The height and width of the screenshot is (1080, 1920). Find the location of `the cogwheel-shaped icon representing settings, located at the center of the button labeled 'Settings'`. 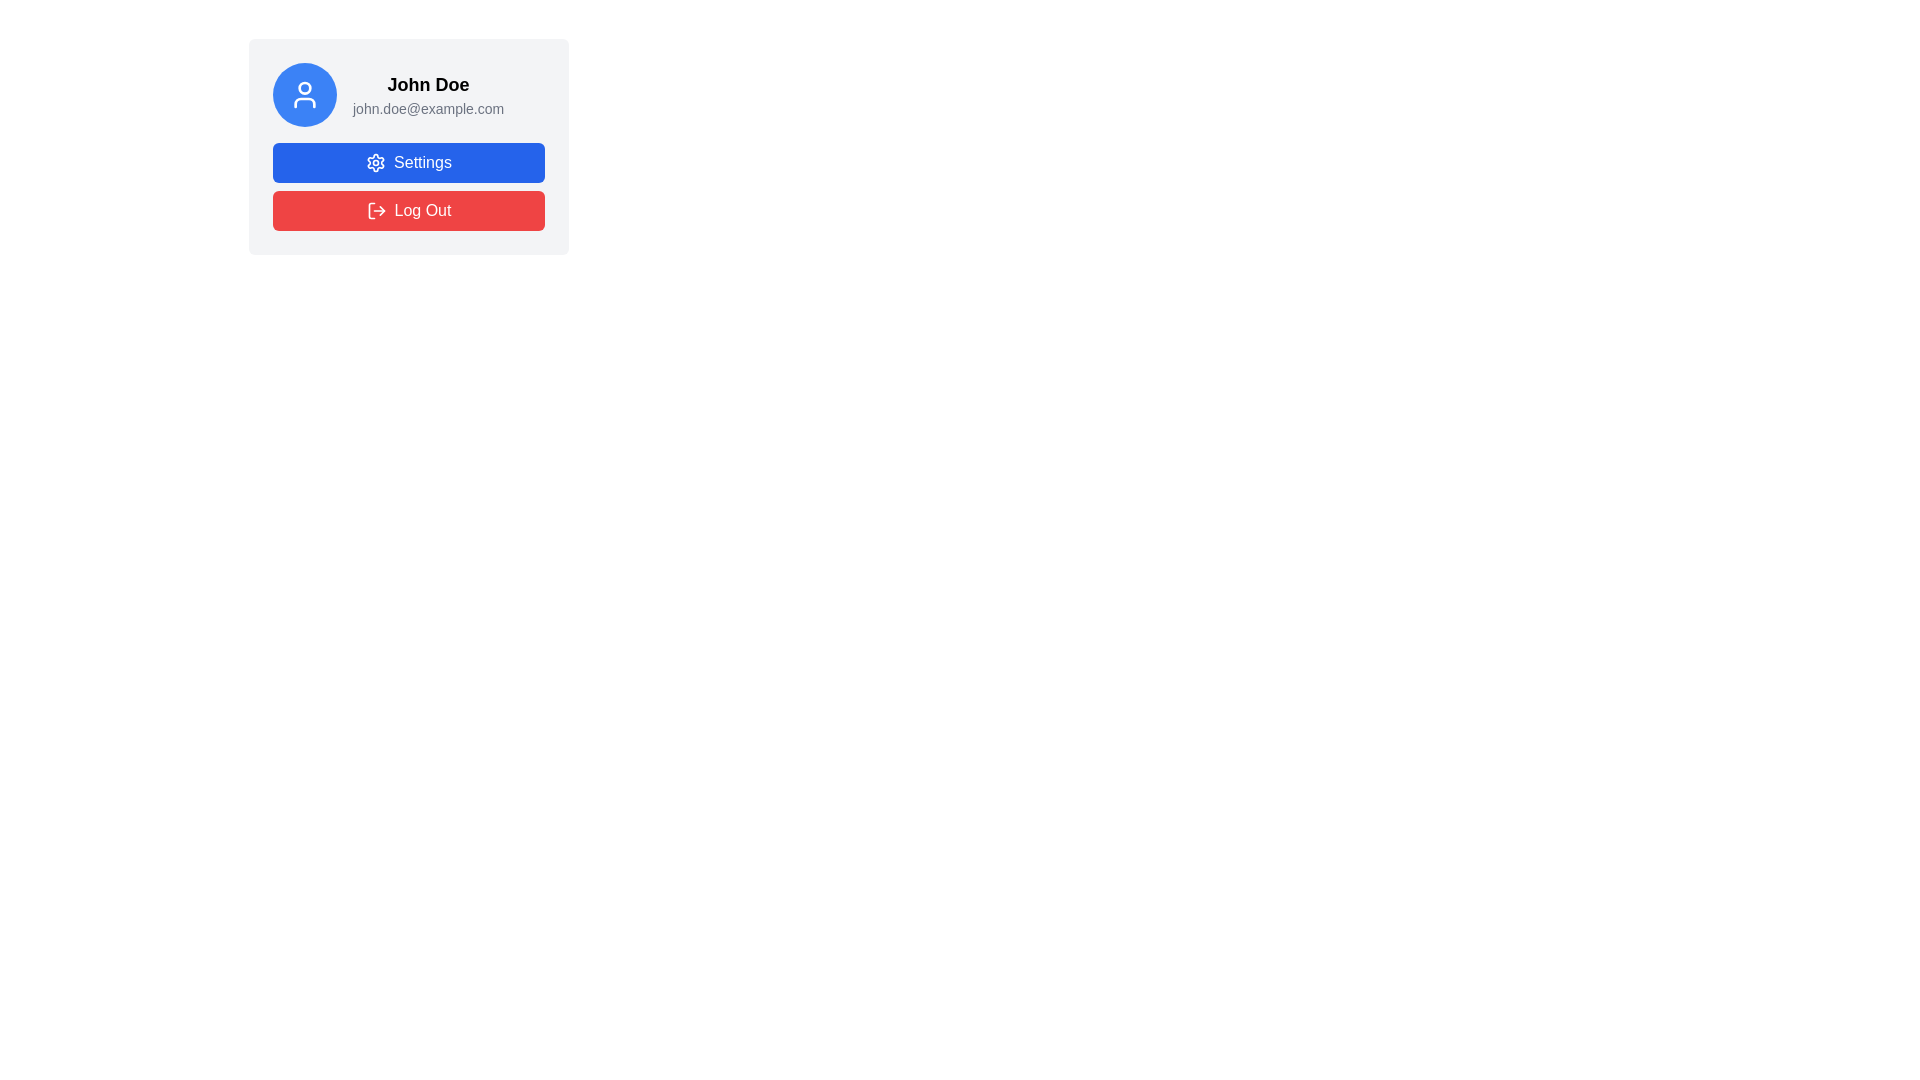

the cogwheel-shaped icon representing settings, located at the center of the button labeled 'Settings' is located at coordinates (376, 161).